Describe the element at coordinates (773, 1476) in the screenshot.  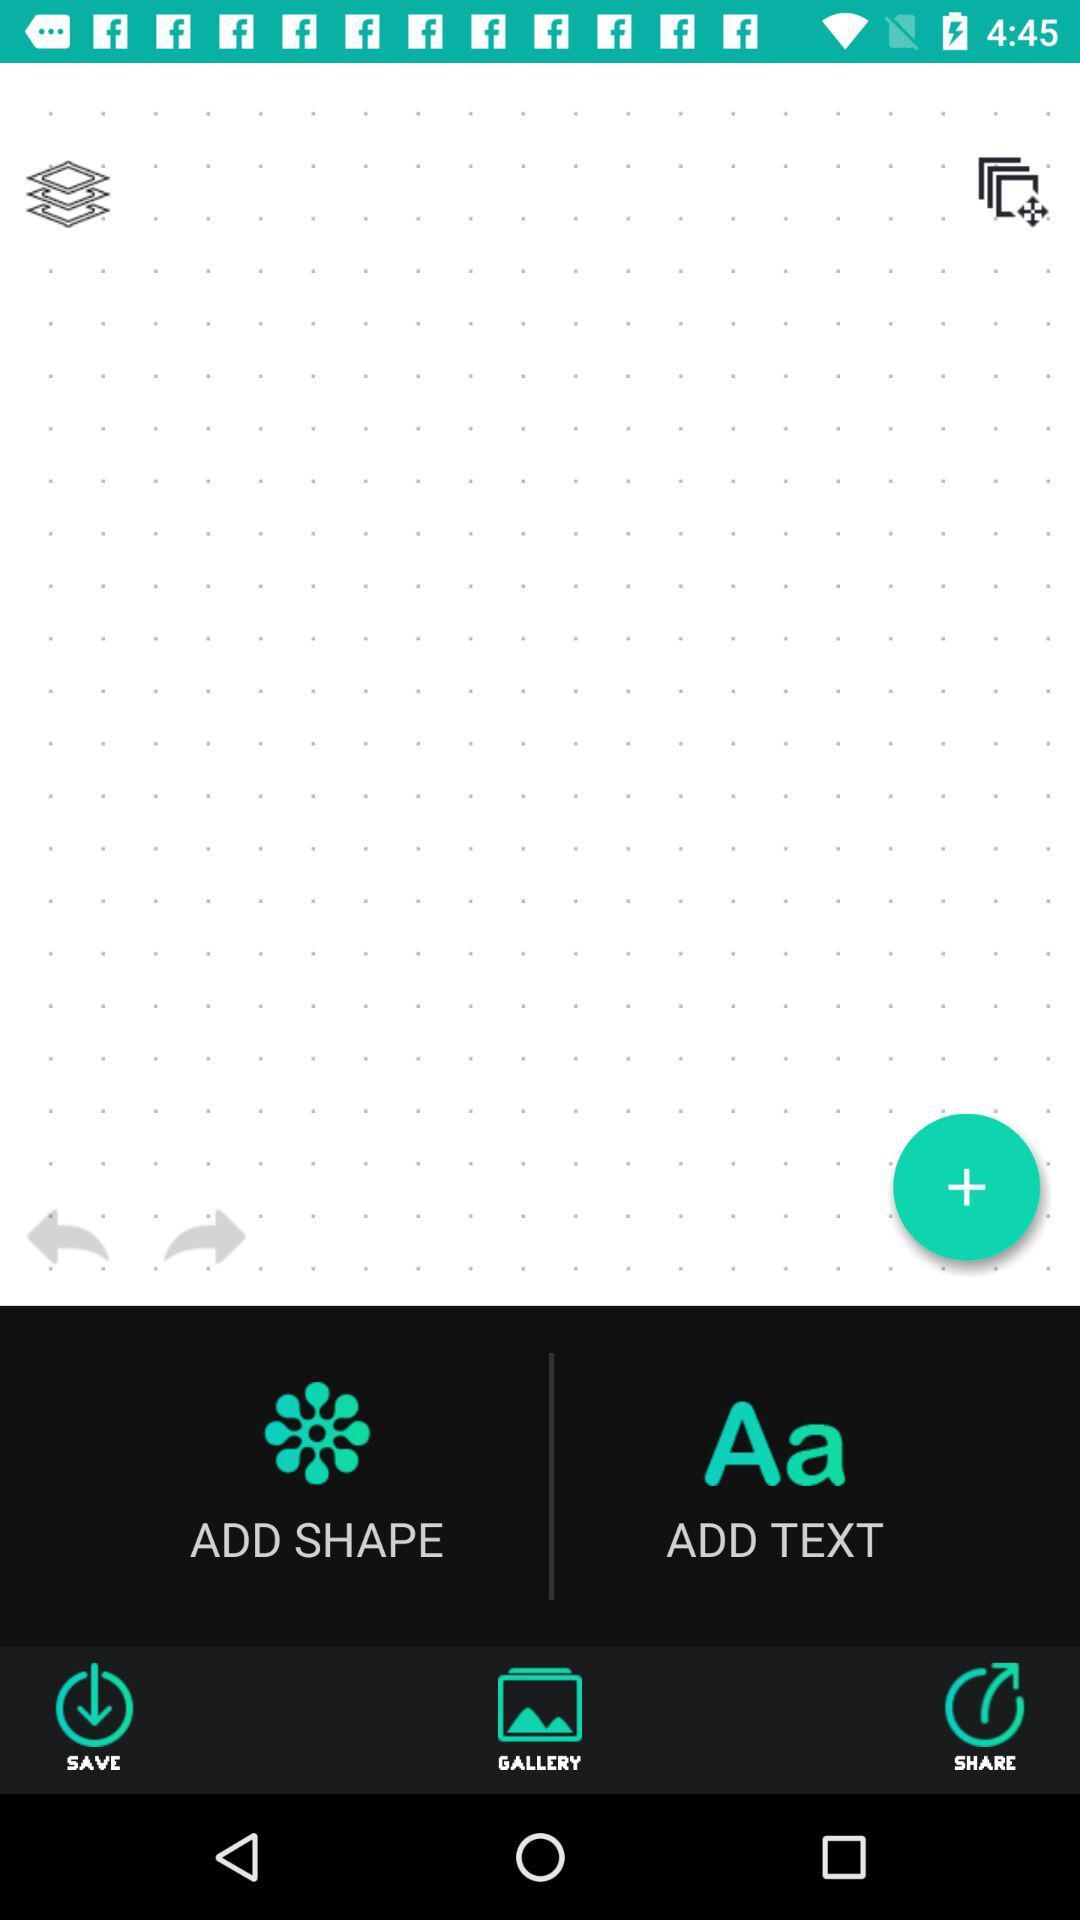
I see `the add text icon` at that location.